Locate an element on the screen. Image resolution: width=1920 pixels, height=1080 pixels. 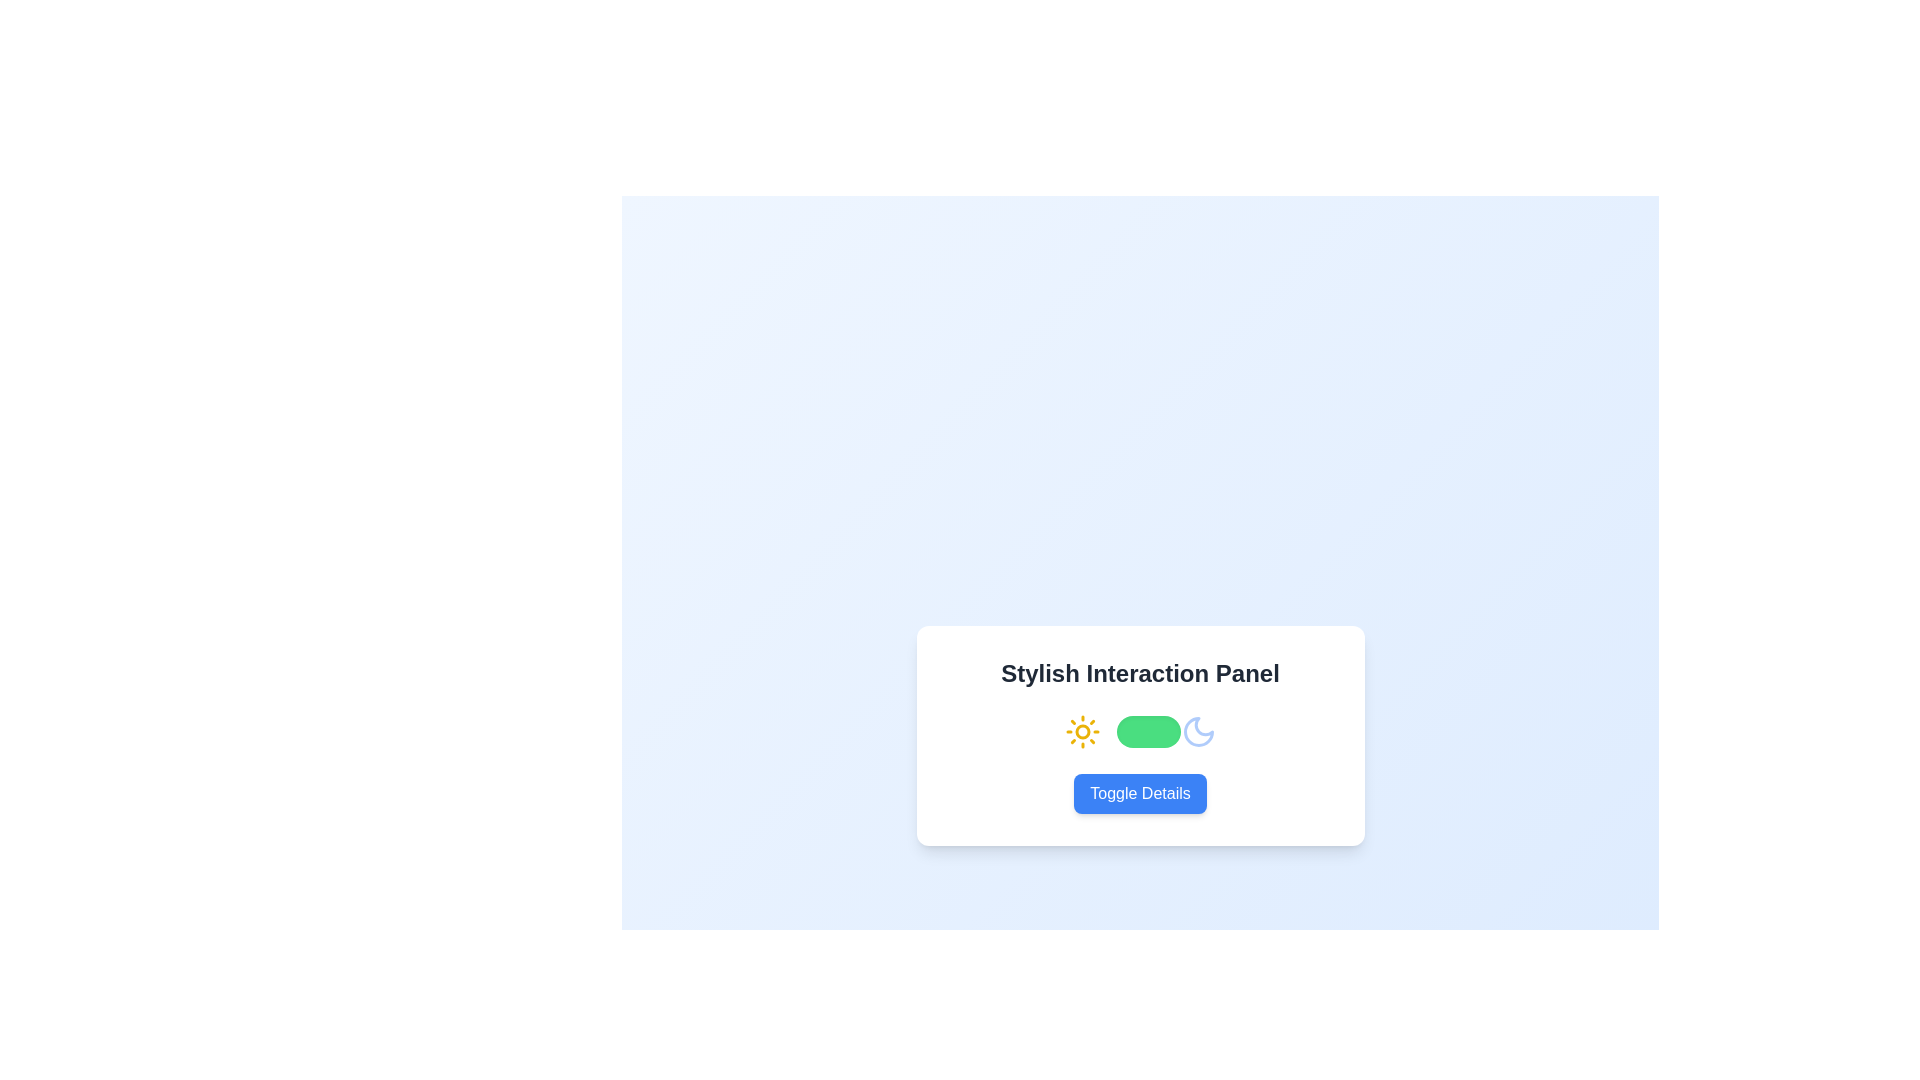
the toggle switch located at the center section of the interface is located at coordinates (1148, 732).